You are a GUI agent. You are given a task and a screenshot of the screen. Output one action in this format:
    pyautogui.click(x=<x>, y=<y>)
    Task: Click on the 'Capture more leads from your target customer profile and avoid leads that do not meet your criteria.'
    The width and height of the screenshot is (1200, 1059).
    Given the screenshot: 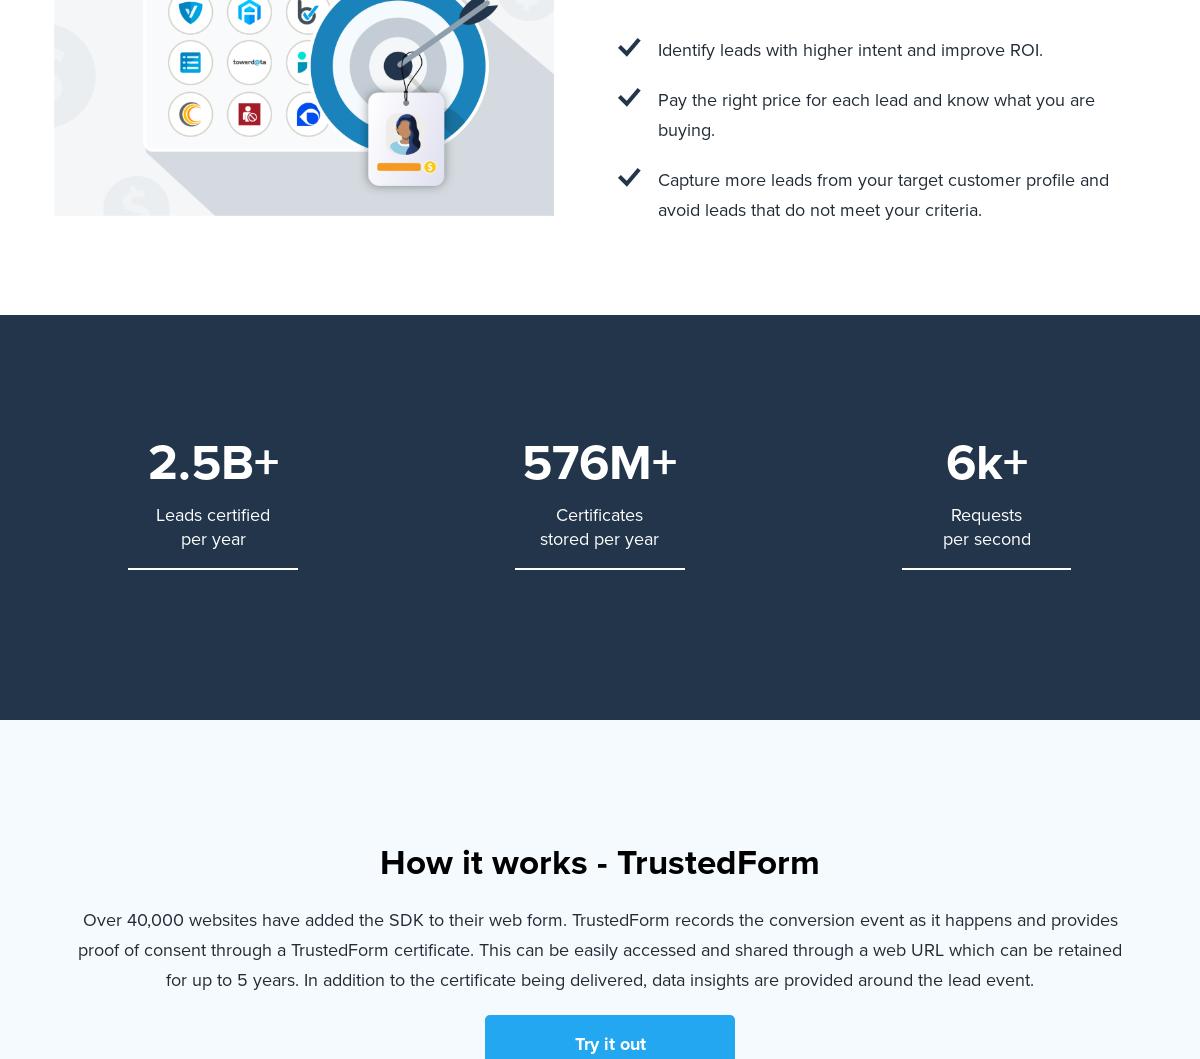 What is the action you would take?
    pyautogui.click(x=882, y=193)
    